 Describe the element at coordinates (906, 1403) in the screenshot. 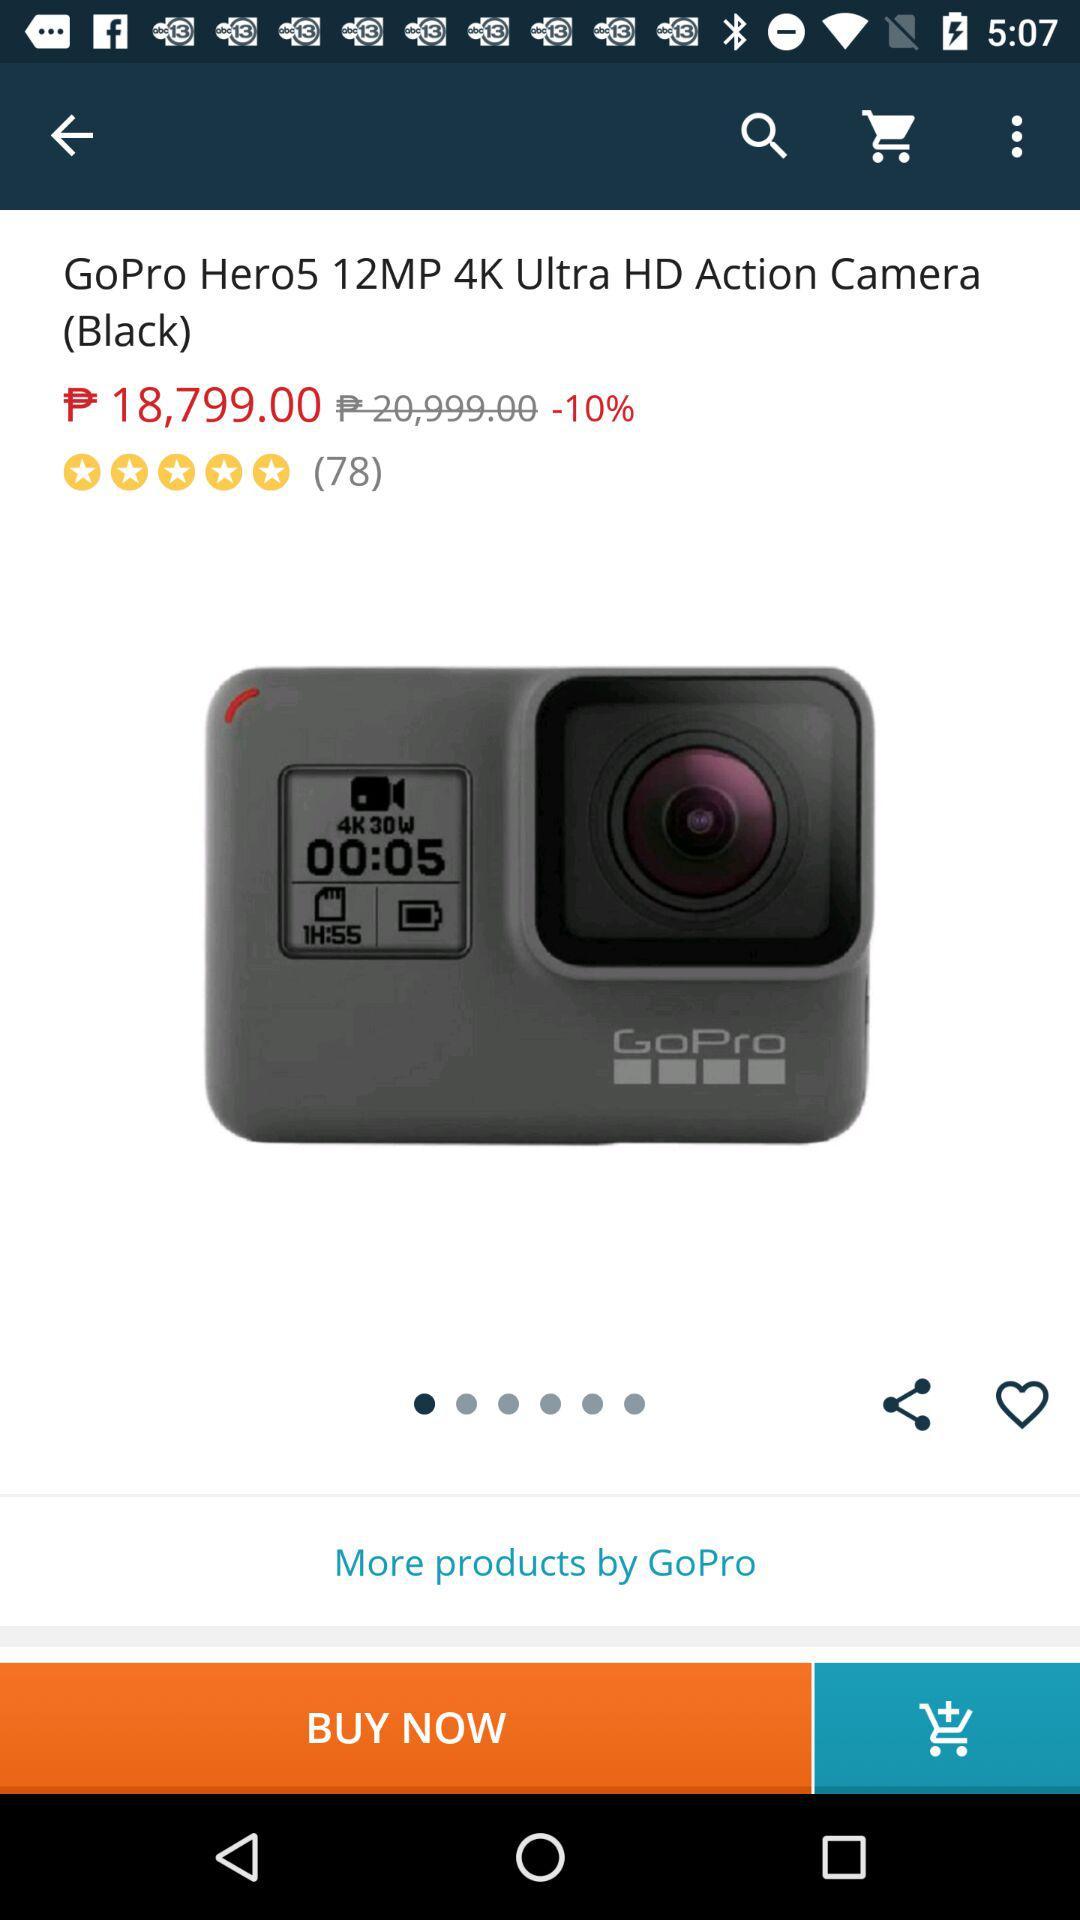

I see `copy link to item` at that location.